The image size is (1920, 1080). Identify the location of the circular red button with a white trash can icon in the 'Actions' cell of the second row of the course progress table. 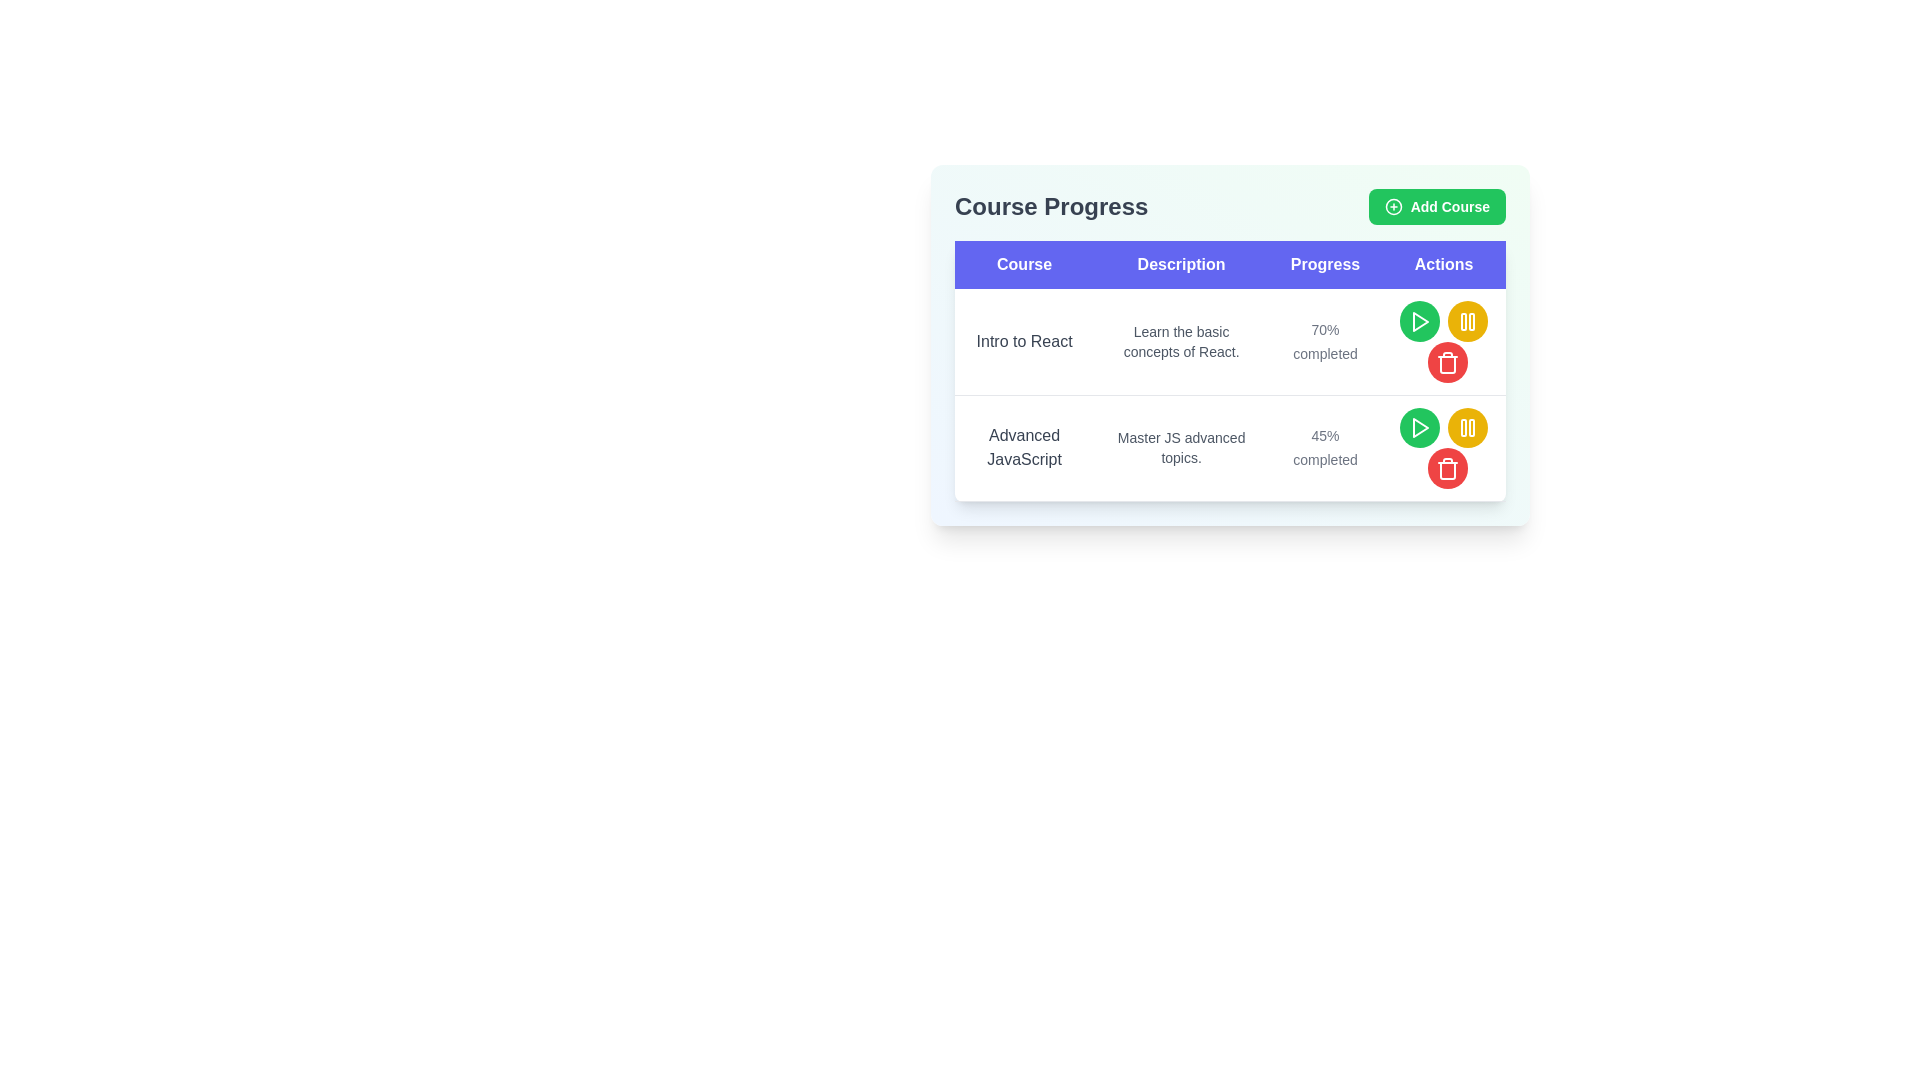
(1448, 468).